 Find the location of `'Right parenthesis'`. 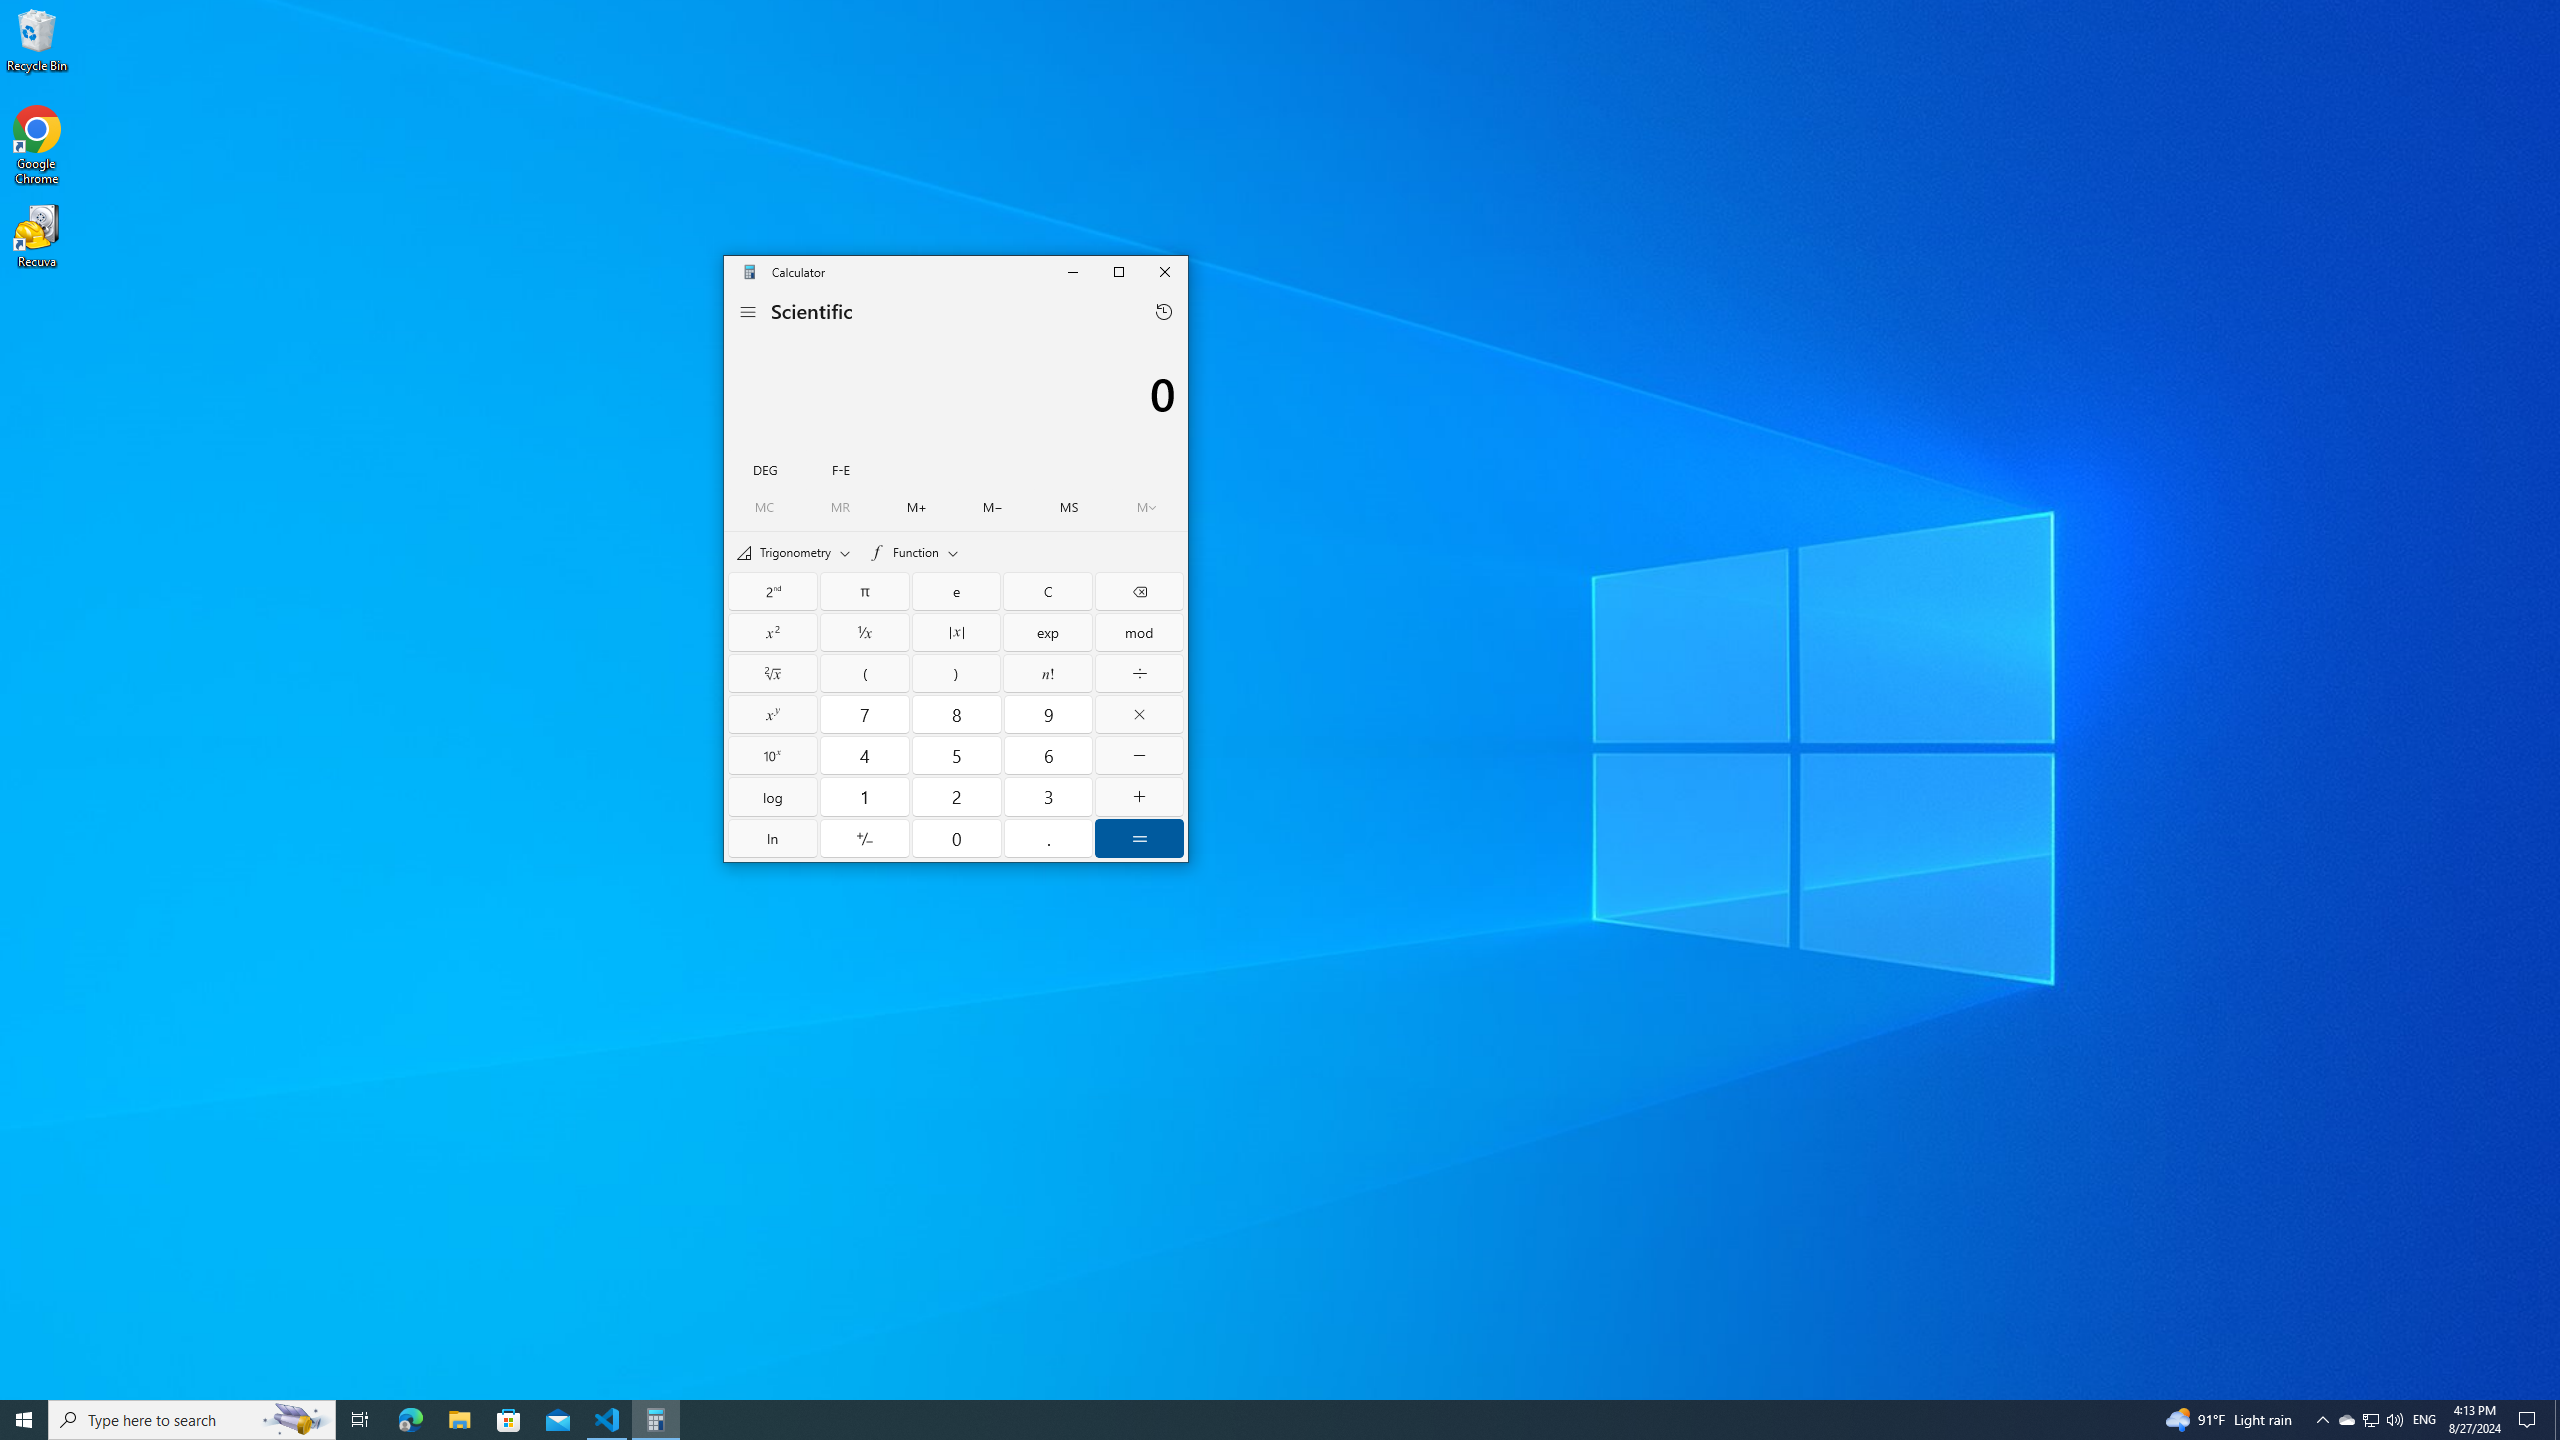

'Right parenthesis' is located at coordinates (955, 673).